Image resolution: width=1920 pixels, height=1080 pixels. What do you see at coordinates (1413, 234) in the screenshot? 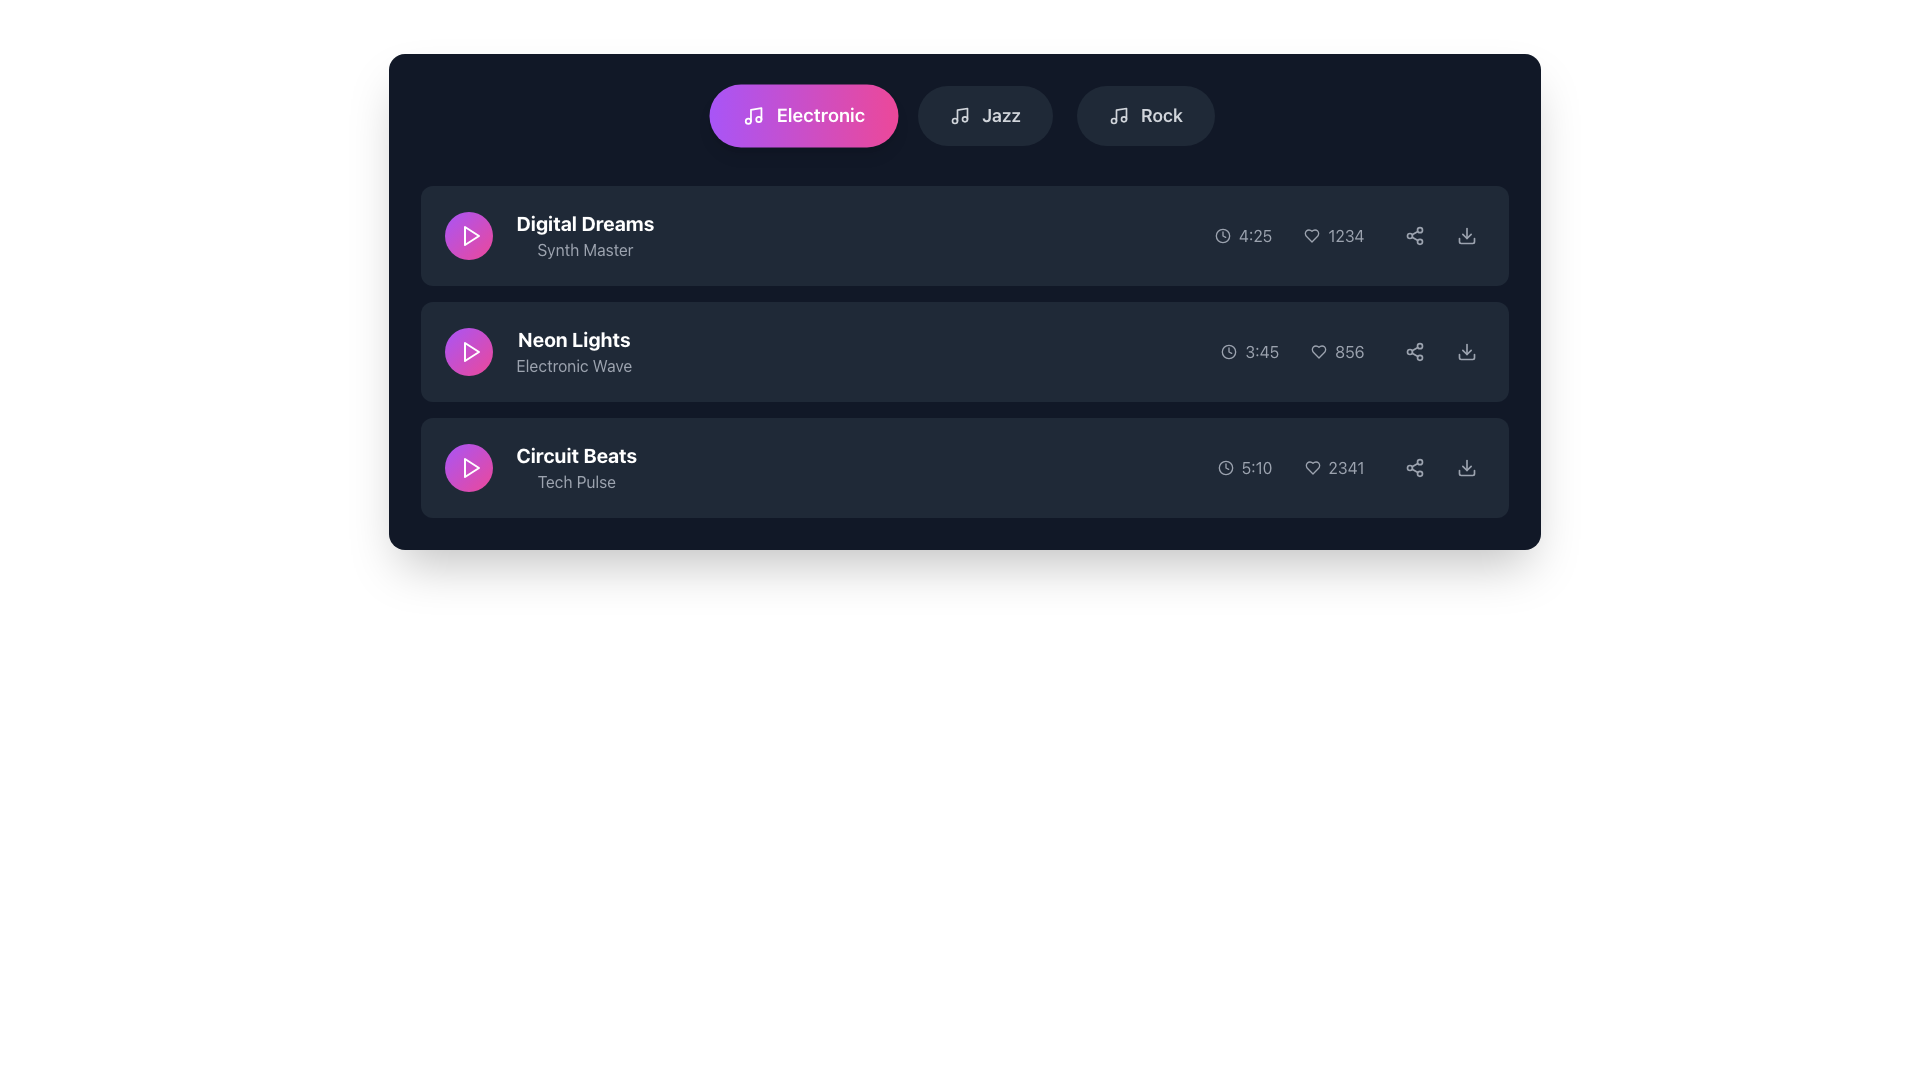
I see `the circular button representing a sharing action, which features three connected dots forming a triangular shape, to observe the hover effect` at bounding box center [1413, 234].